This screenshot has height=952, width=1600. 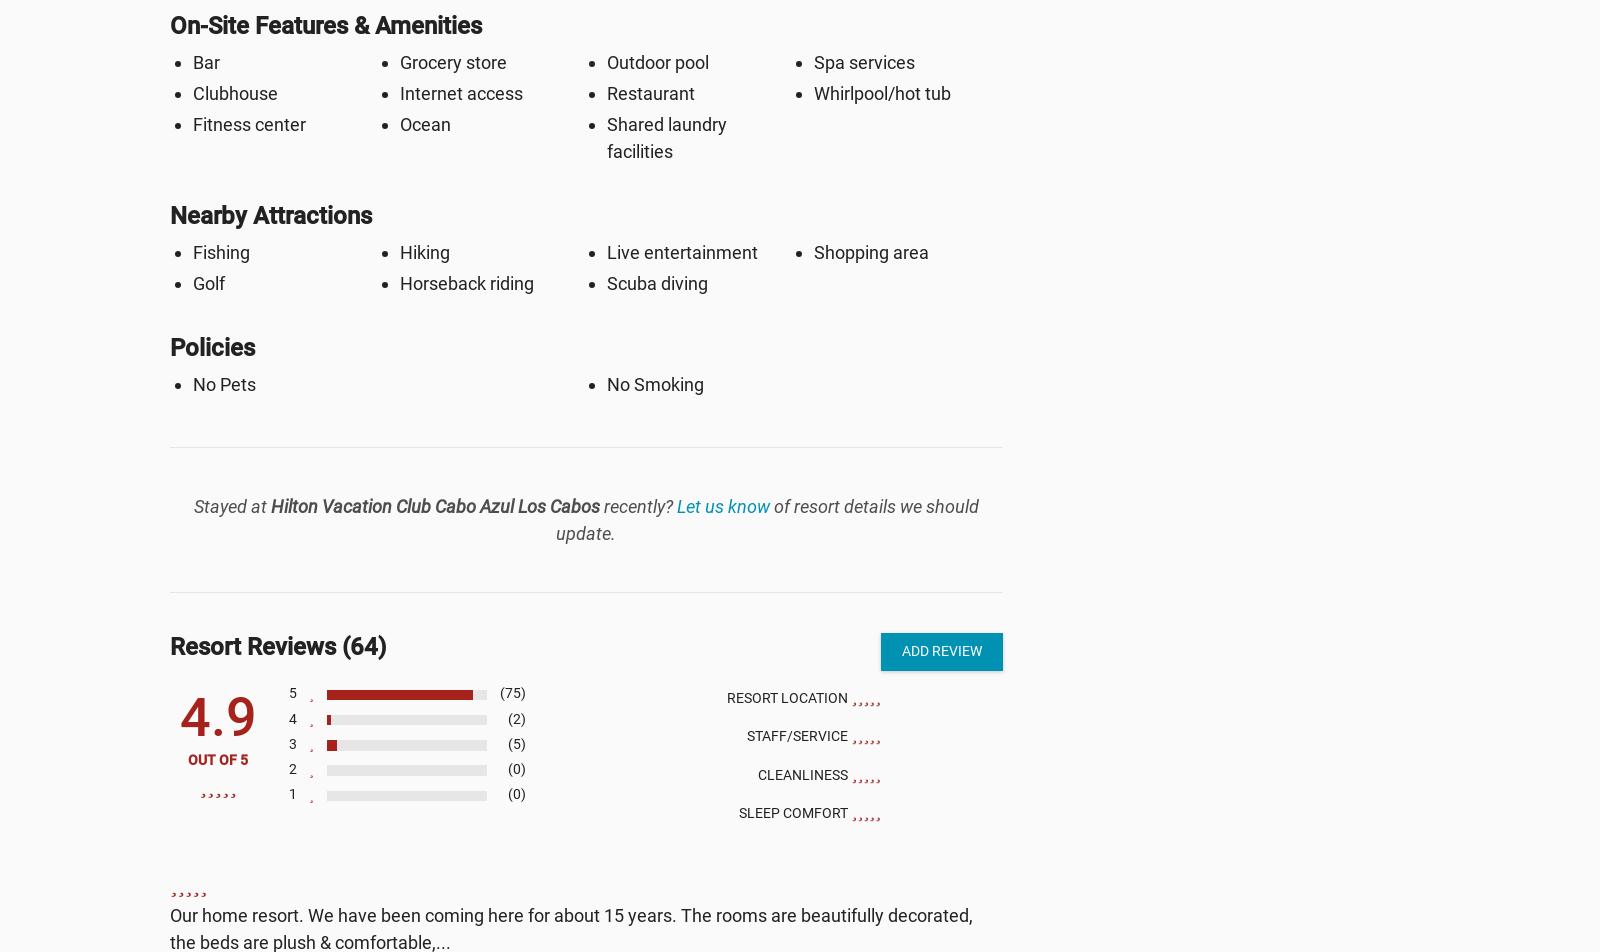 I want to click on 'Restaurant', so click(x=649, y=92).